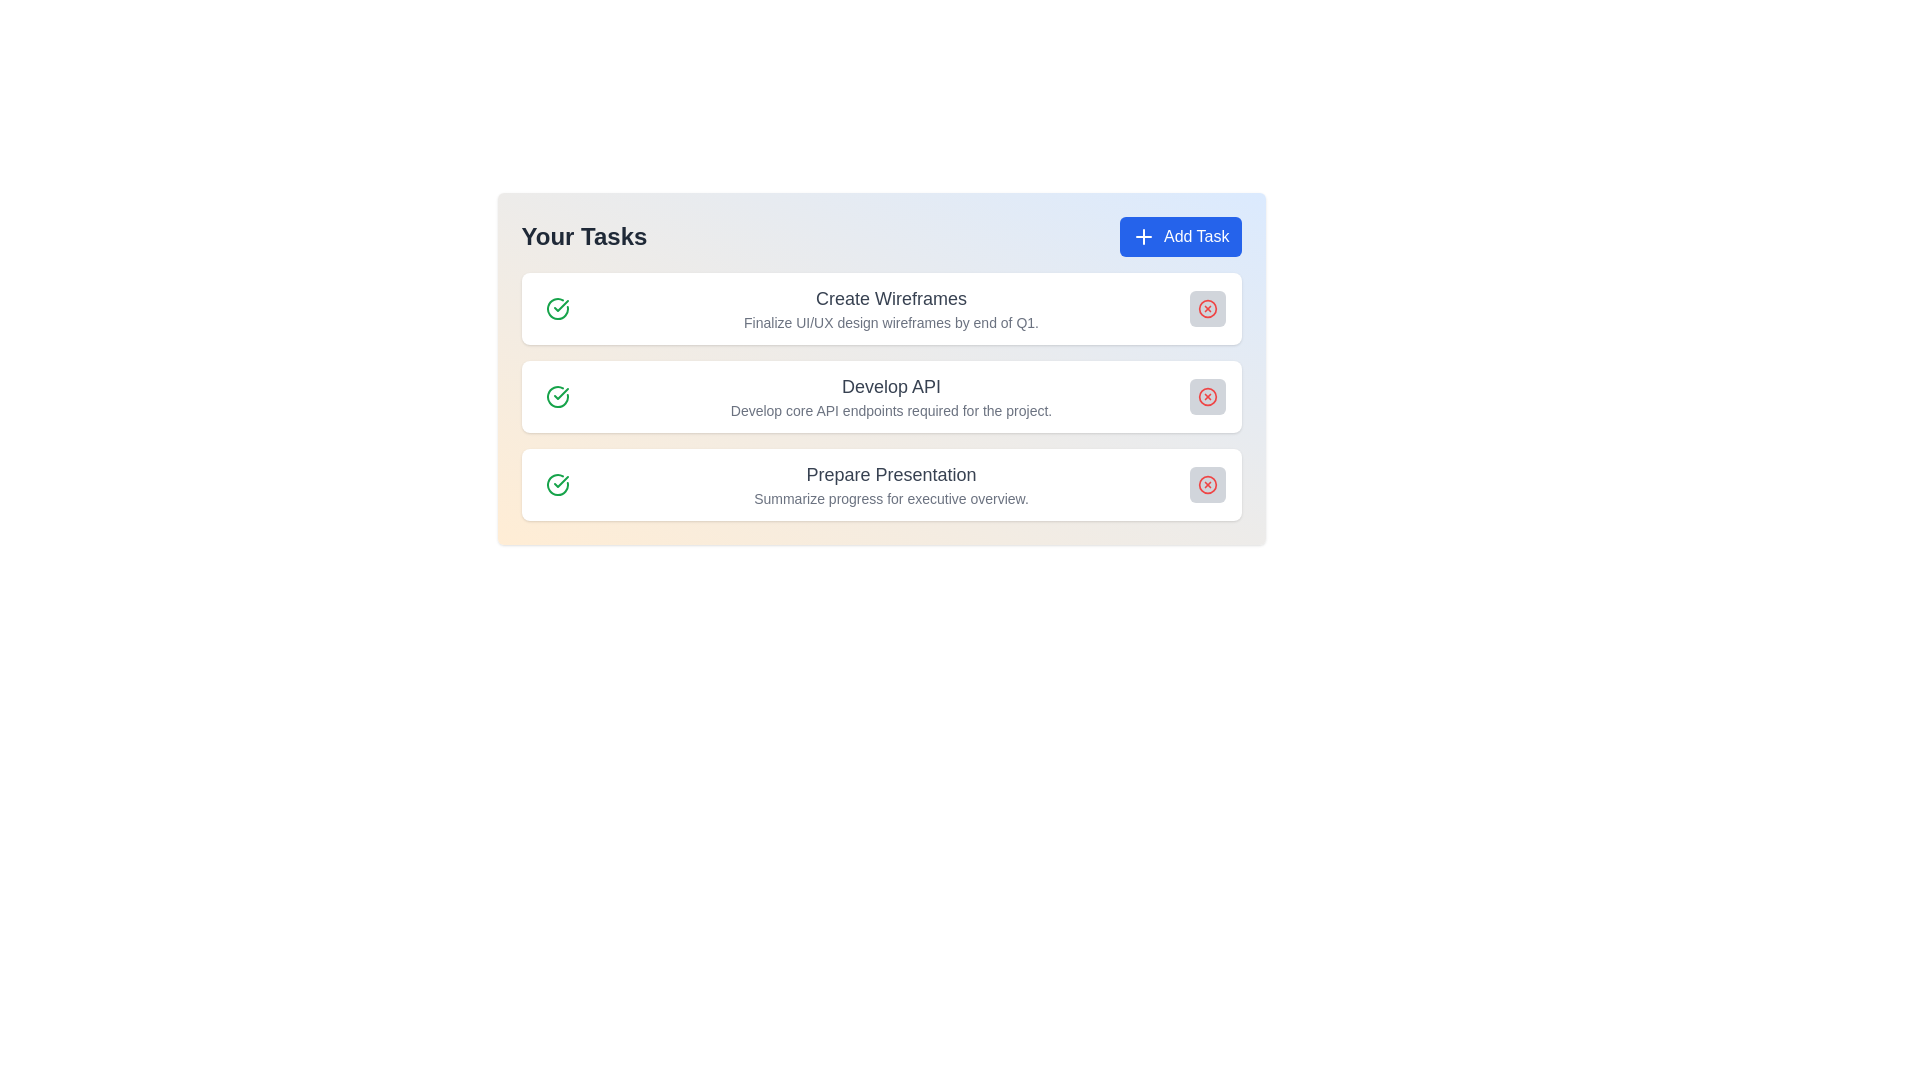  I want to click on the circular icon with a green outline featuring a checkmark, which symbolizes task completion, located at the top-left corner of the 'Develop API' task card, so click(557, 397).